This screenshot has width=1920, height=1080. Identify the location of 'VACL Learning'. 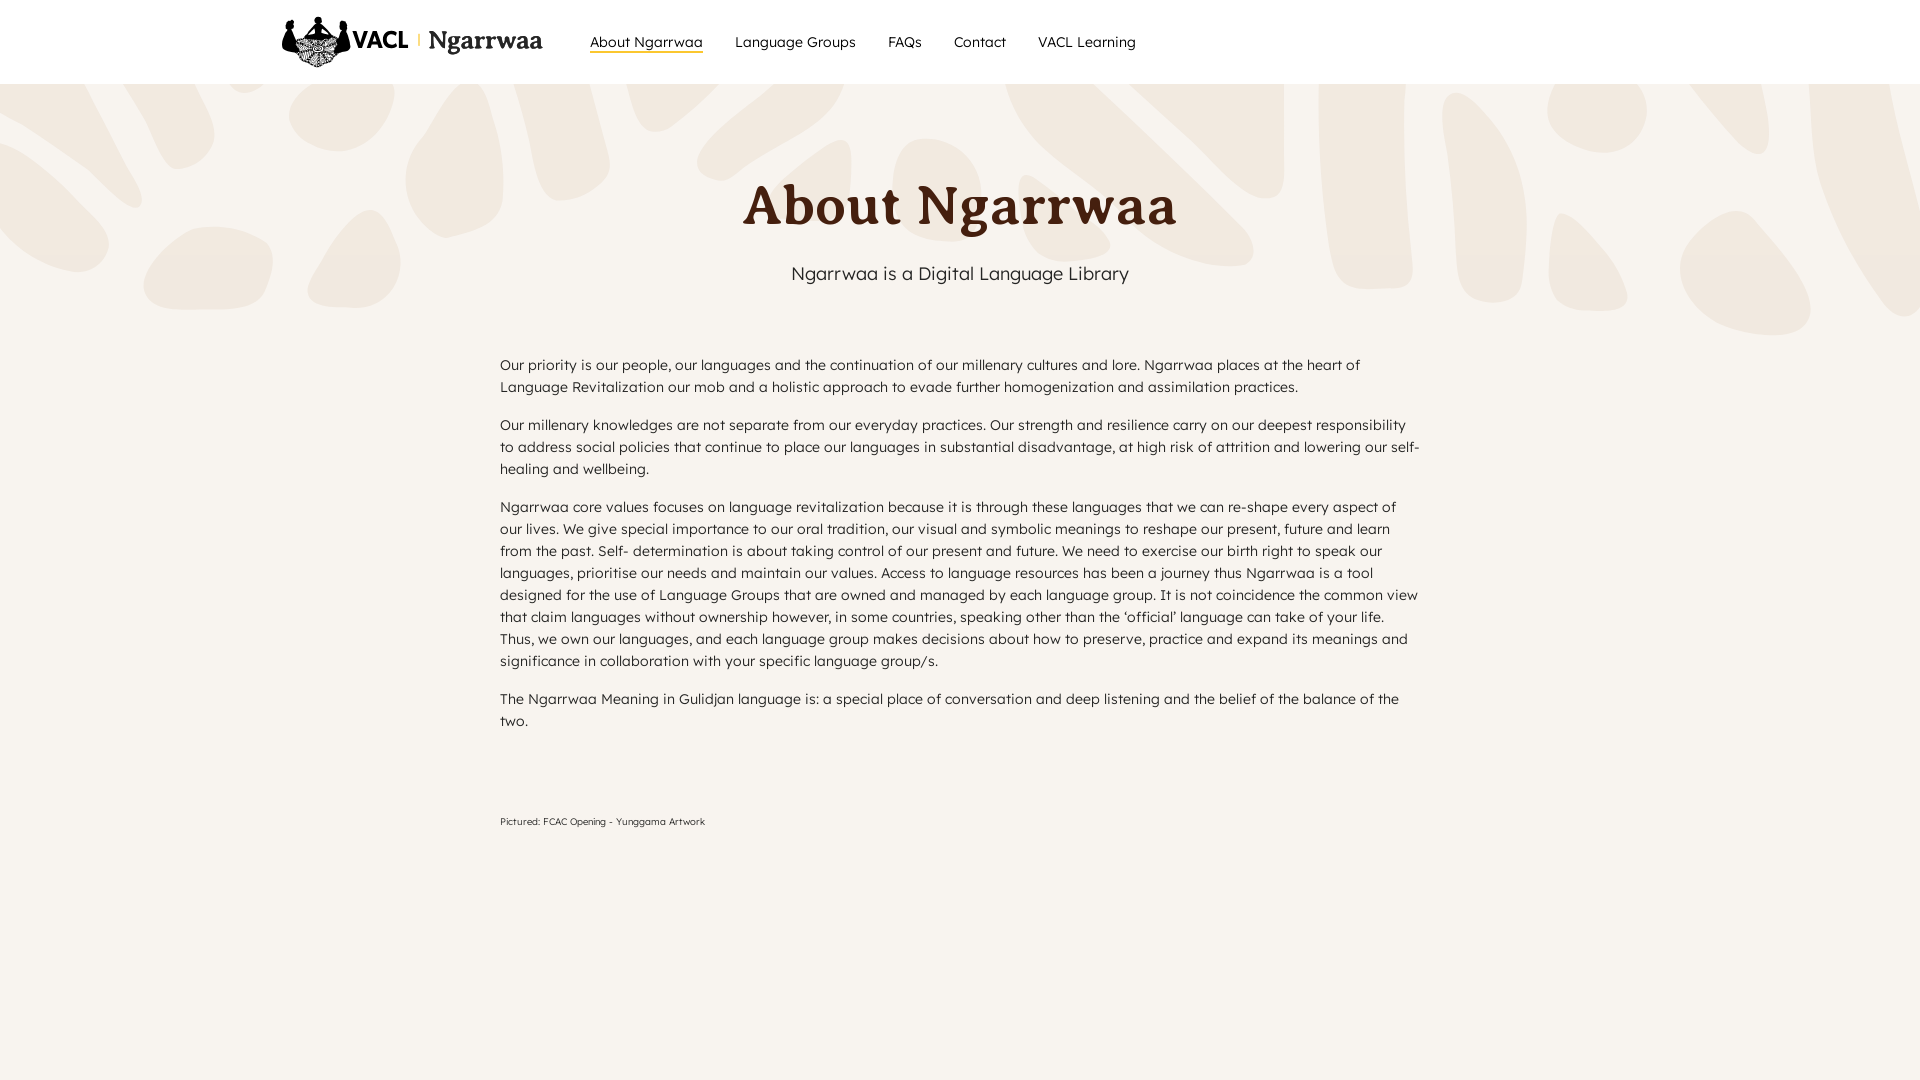
(1037, 42).